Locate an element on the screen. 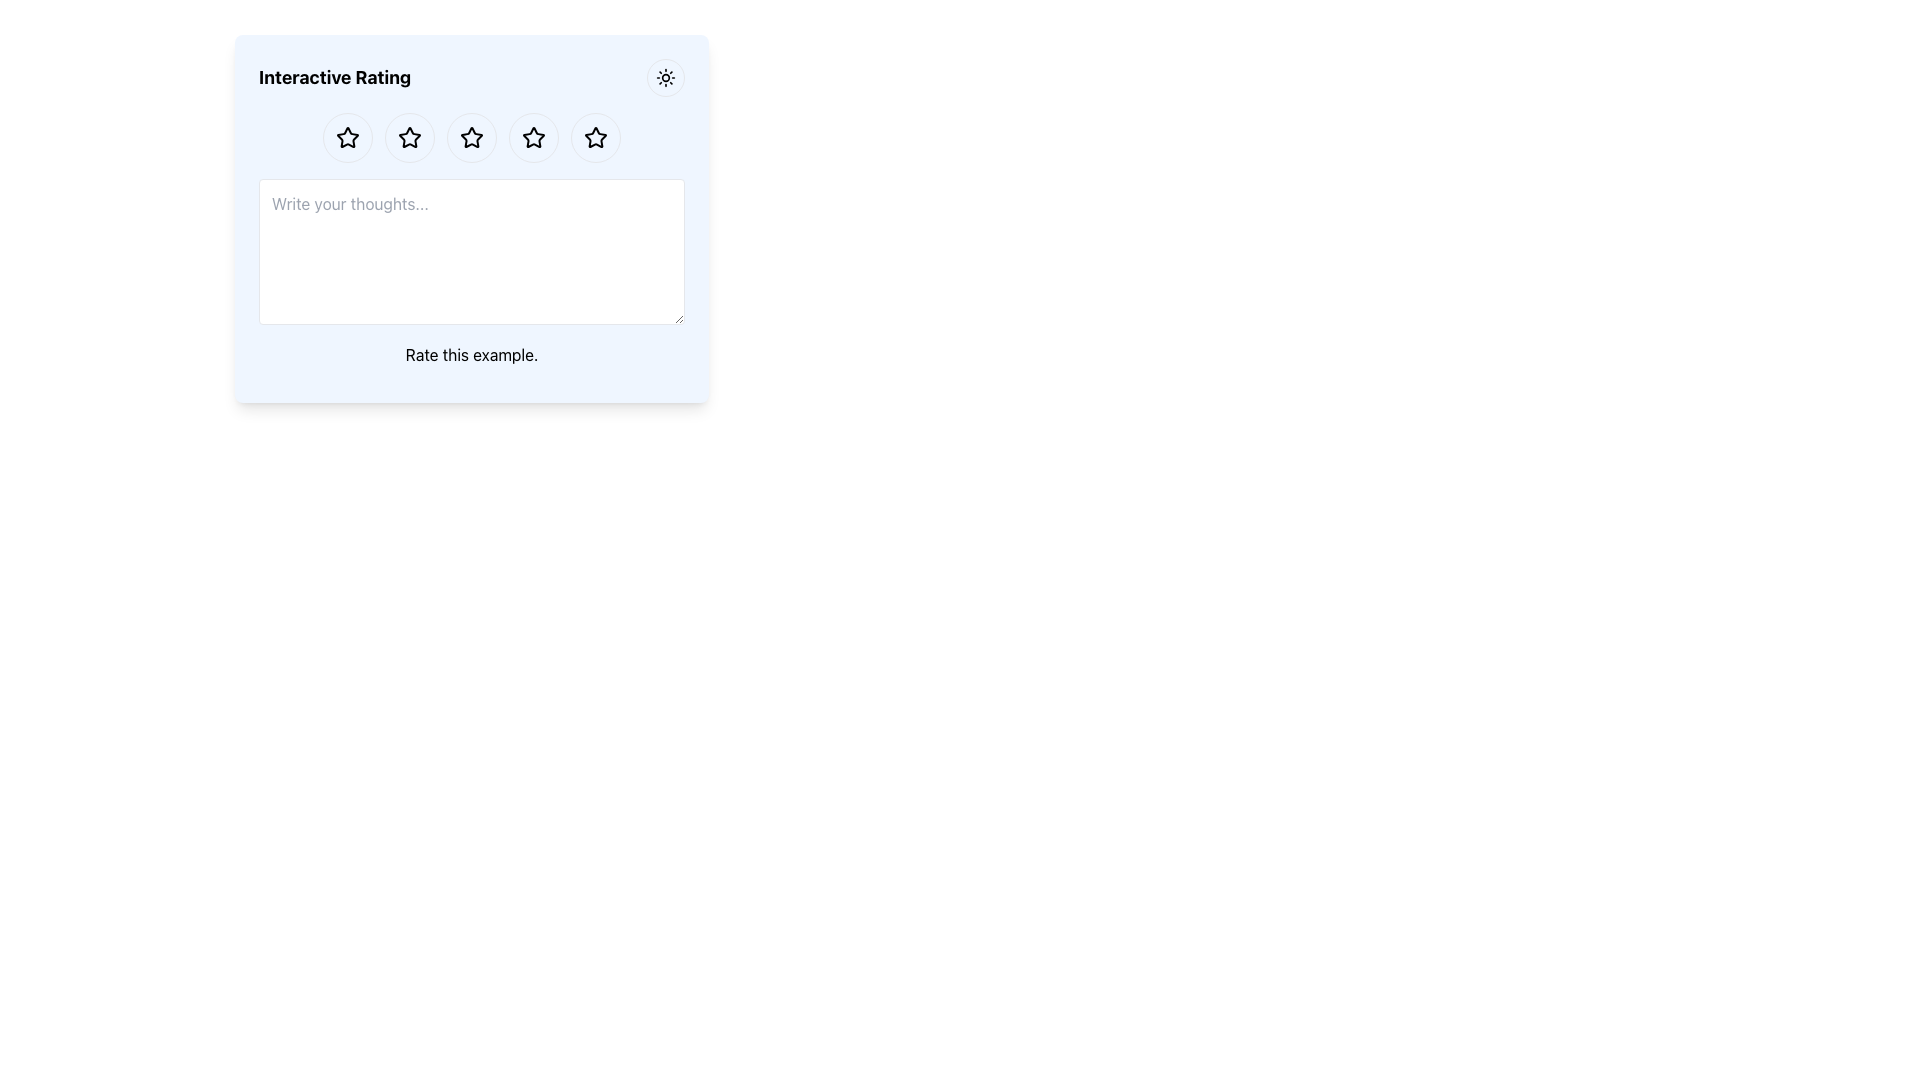 Image resolution: width=1920 pixels, height=1080 pixels. the first star-shaped icon in the row of five stars within the 'Interactive Rating' module is located at coordinates (347, 137).